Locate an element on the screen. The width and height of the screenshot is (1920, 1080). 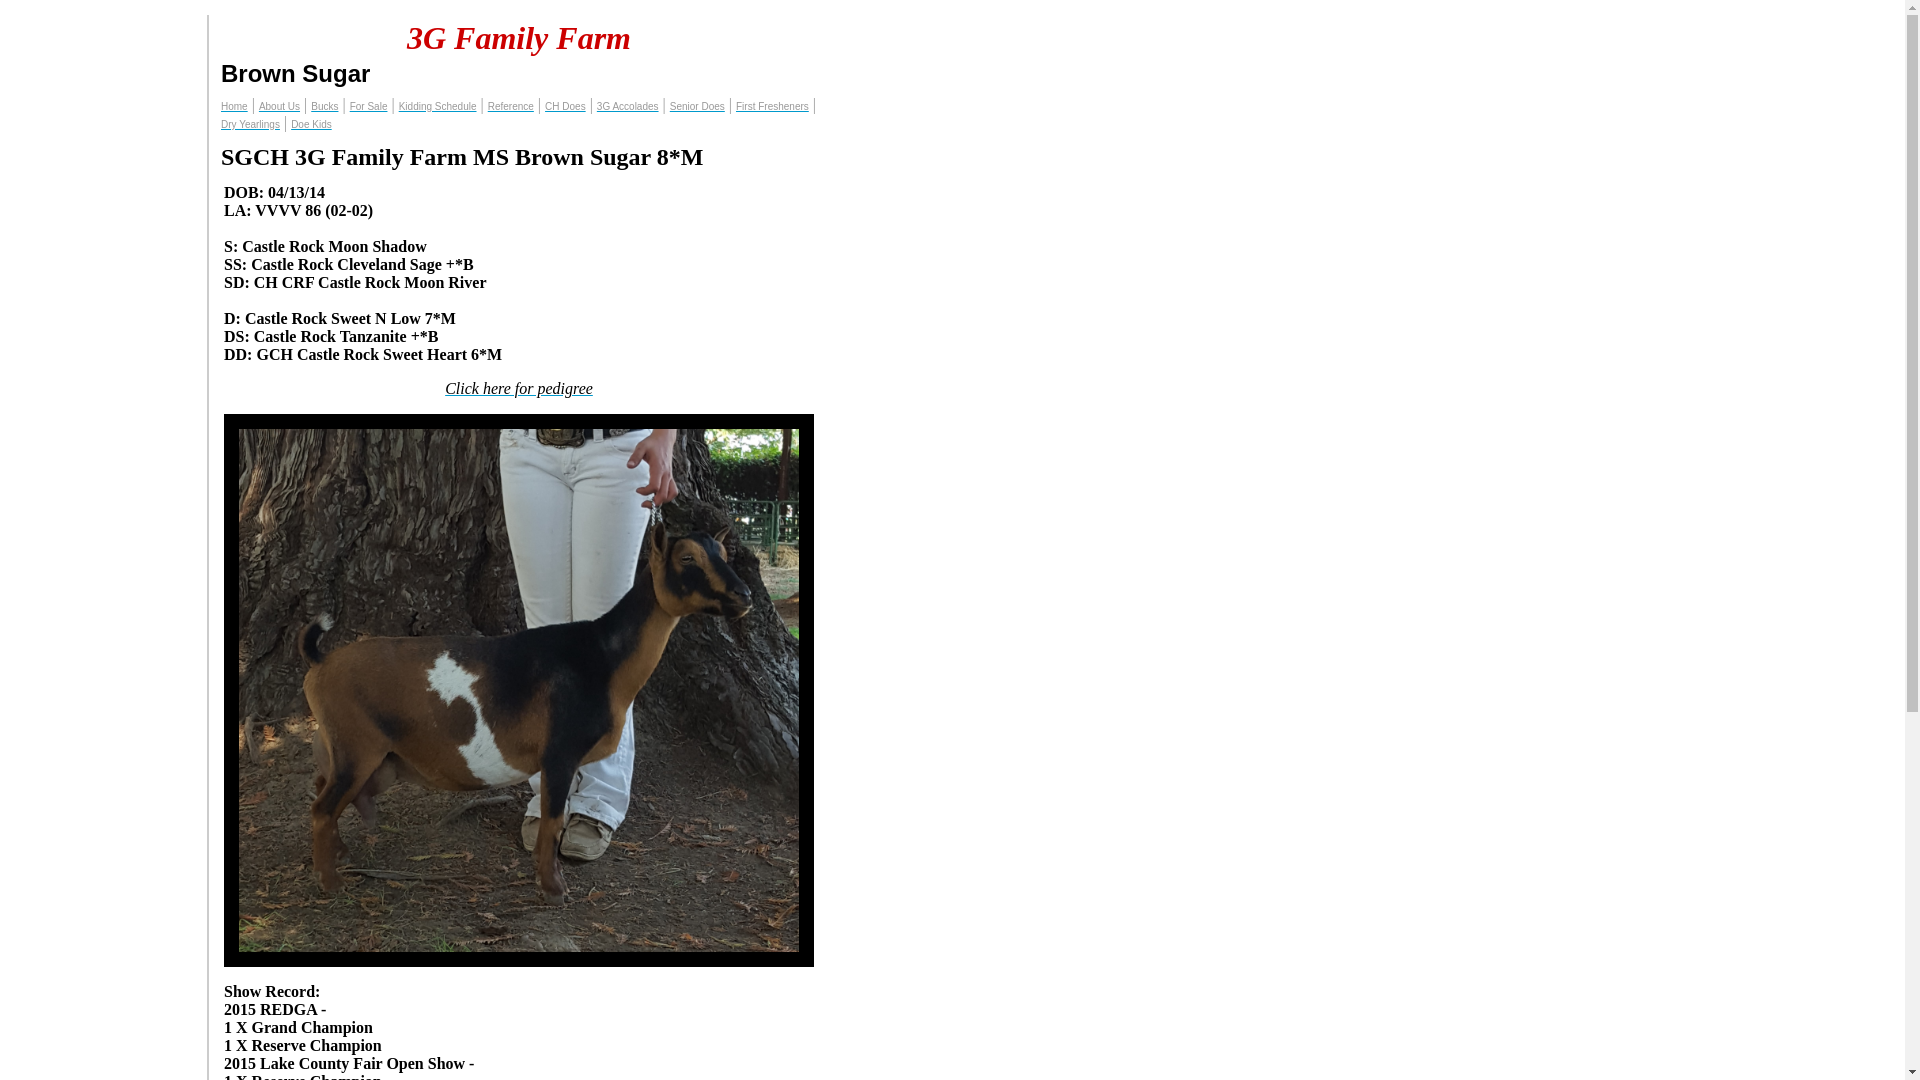
'First Fresheners' is located at coordinates (771, 106).